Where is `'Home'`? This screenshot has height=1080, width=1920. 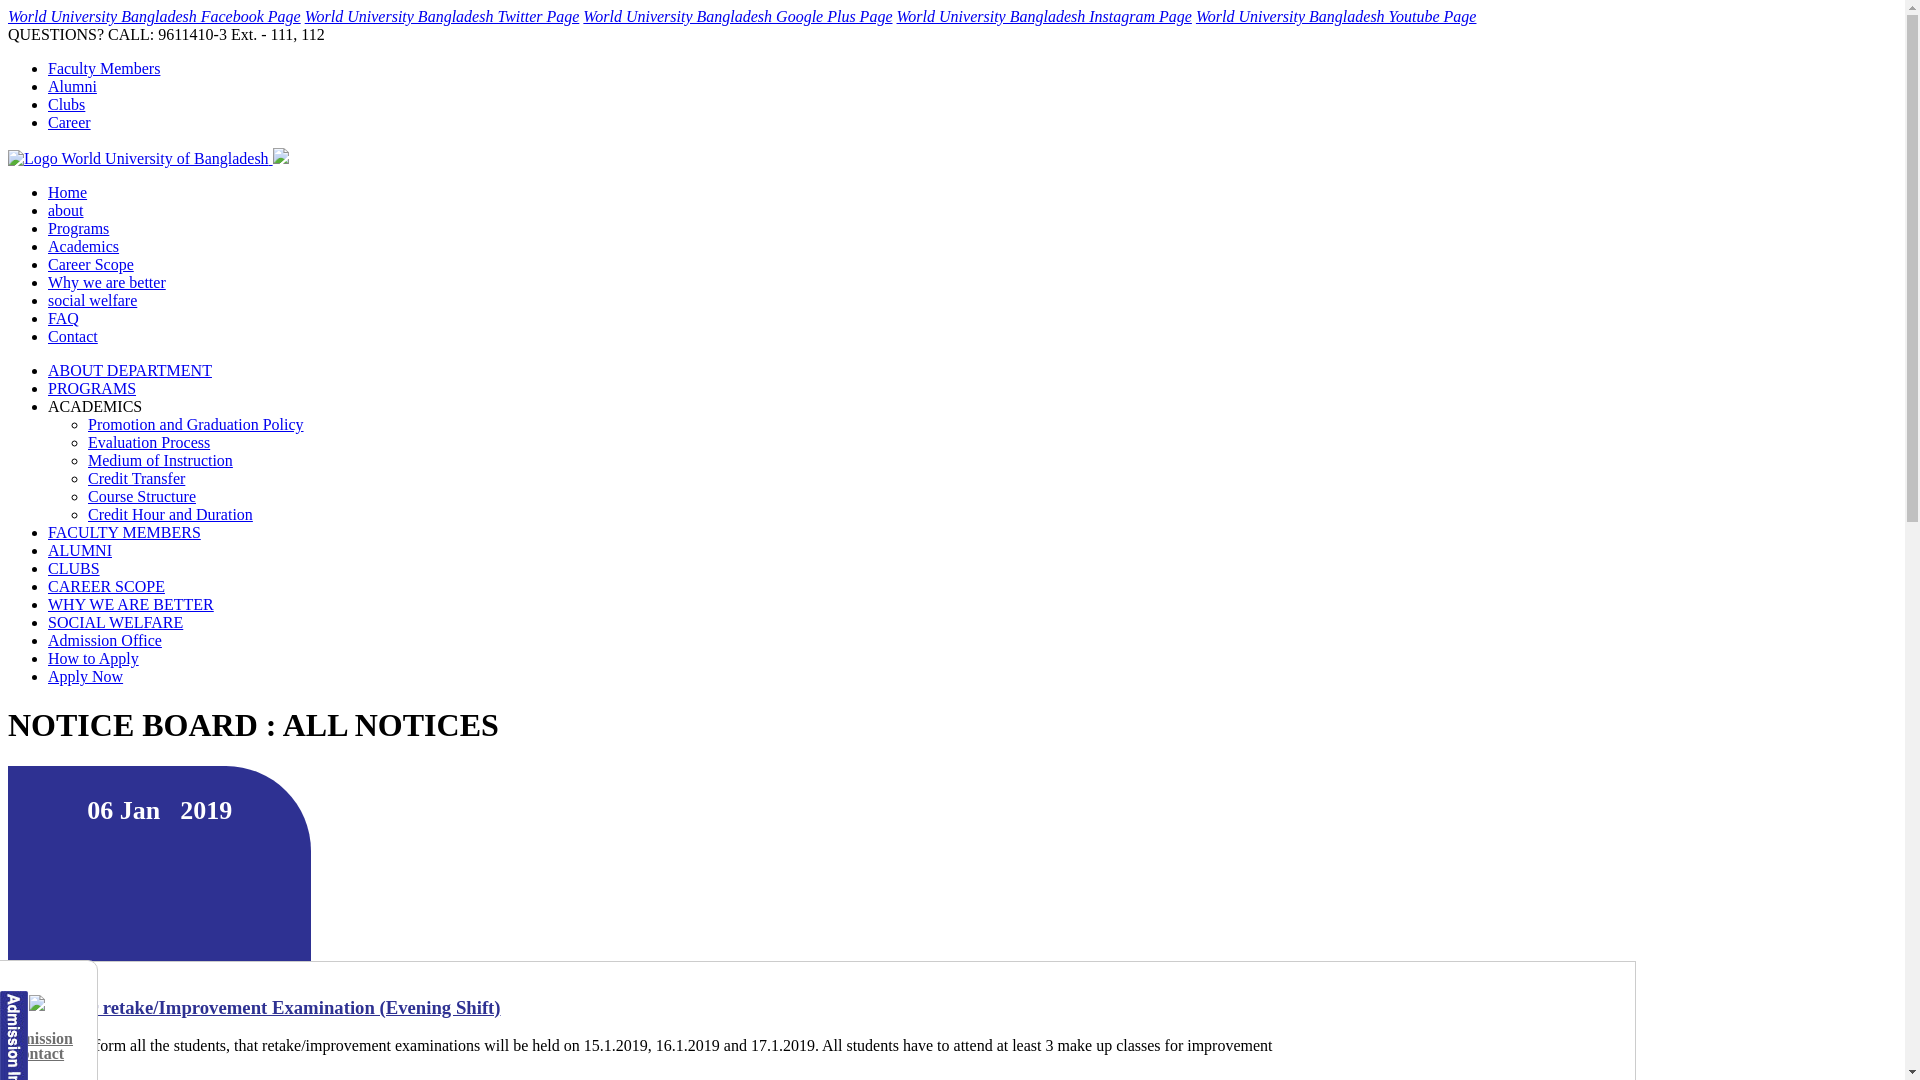 'Home' is located at coordinates (67, 192).